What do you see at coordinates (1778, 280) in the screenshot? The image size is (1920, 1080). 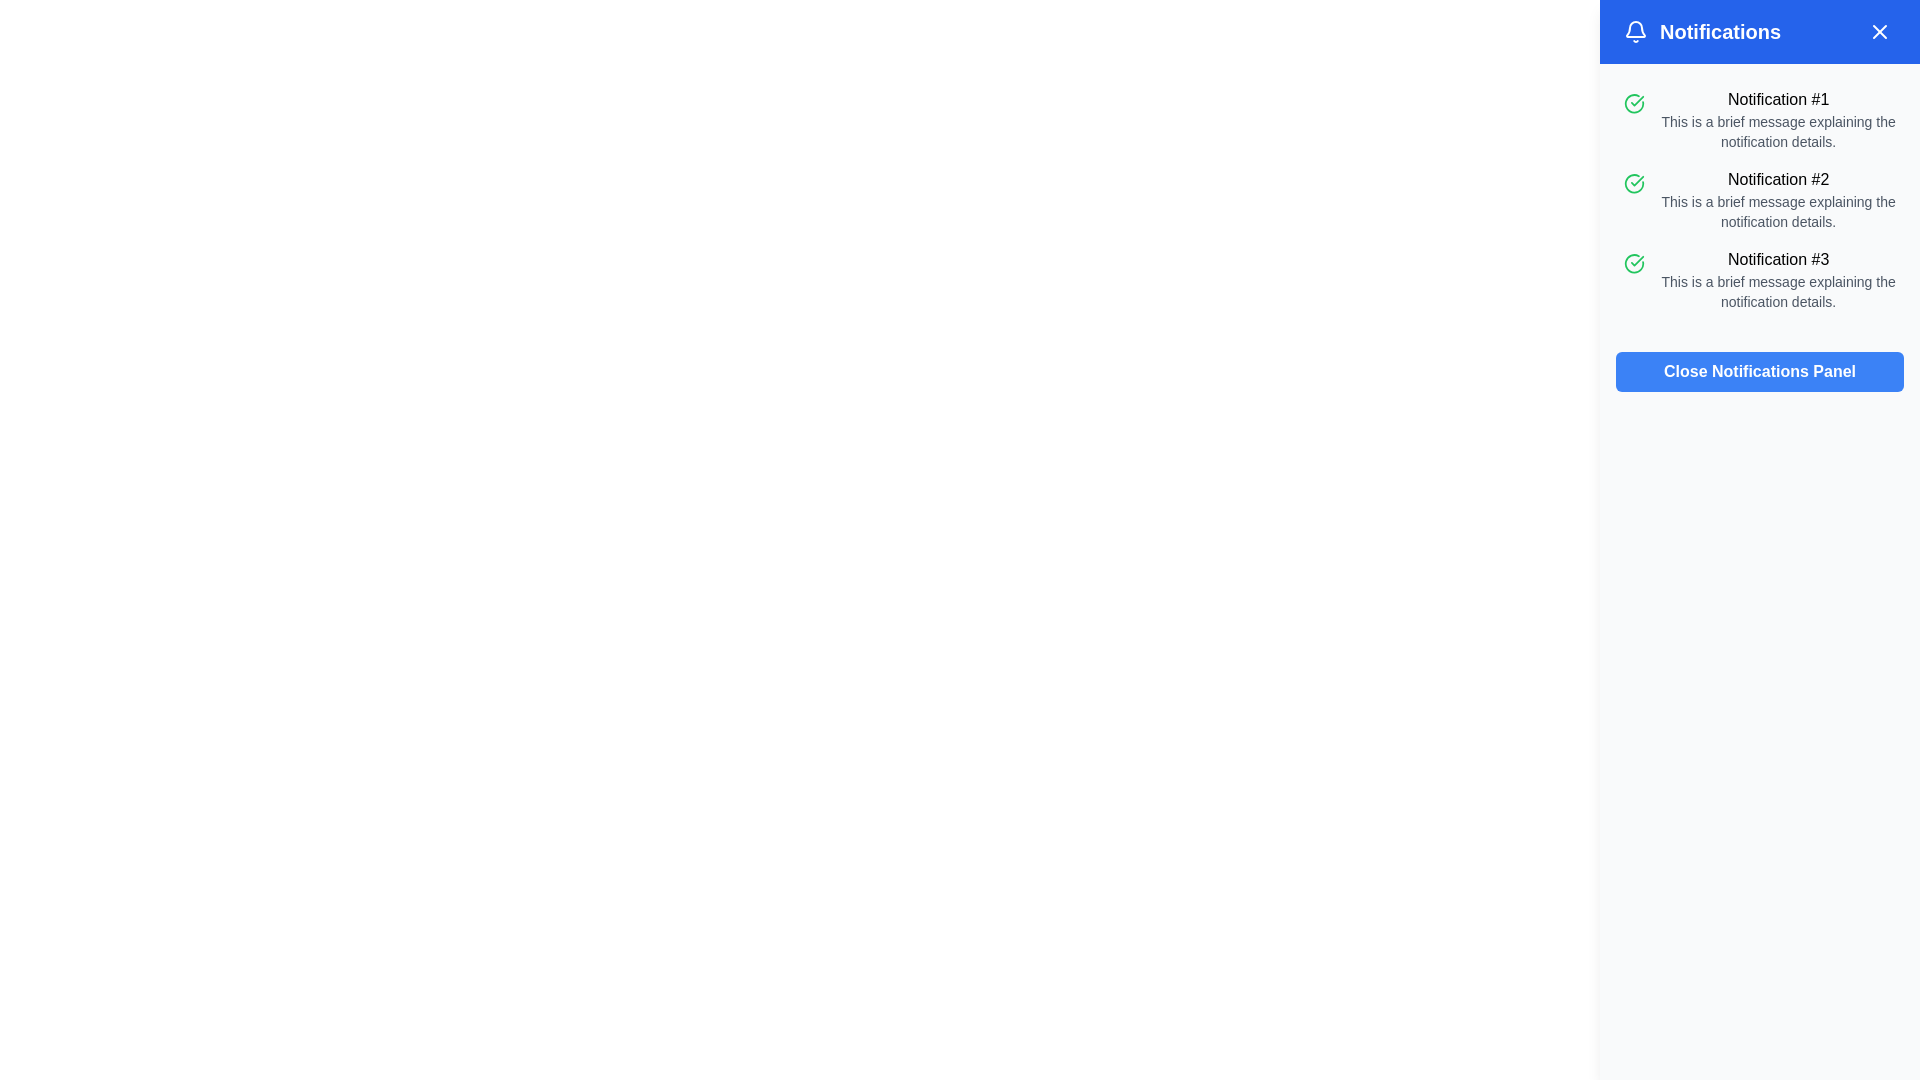 I see `the notification entry titled 'Notification #3' which is the third item in the vertical list on the right side of the interface` at bounding box center [1778, 280].